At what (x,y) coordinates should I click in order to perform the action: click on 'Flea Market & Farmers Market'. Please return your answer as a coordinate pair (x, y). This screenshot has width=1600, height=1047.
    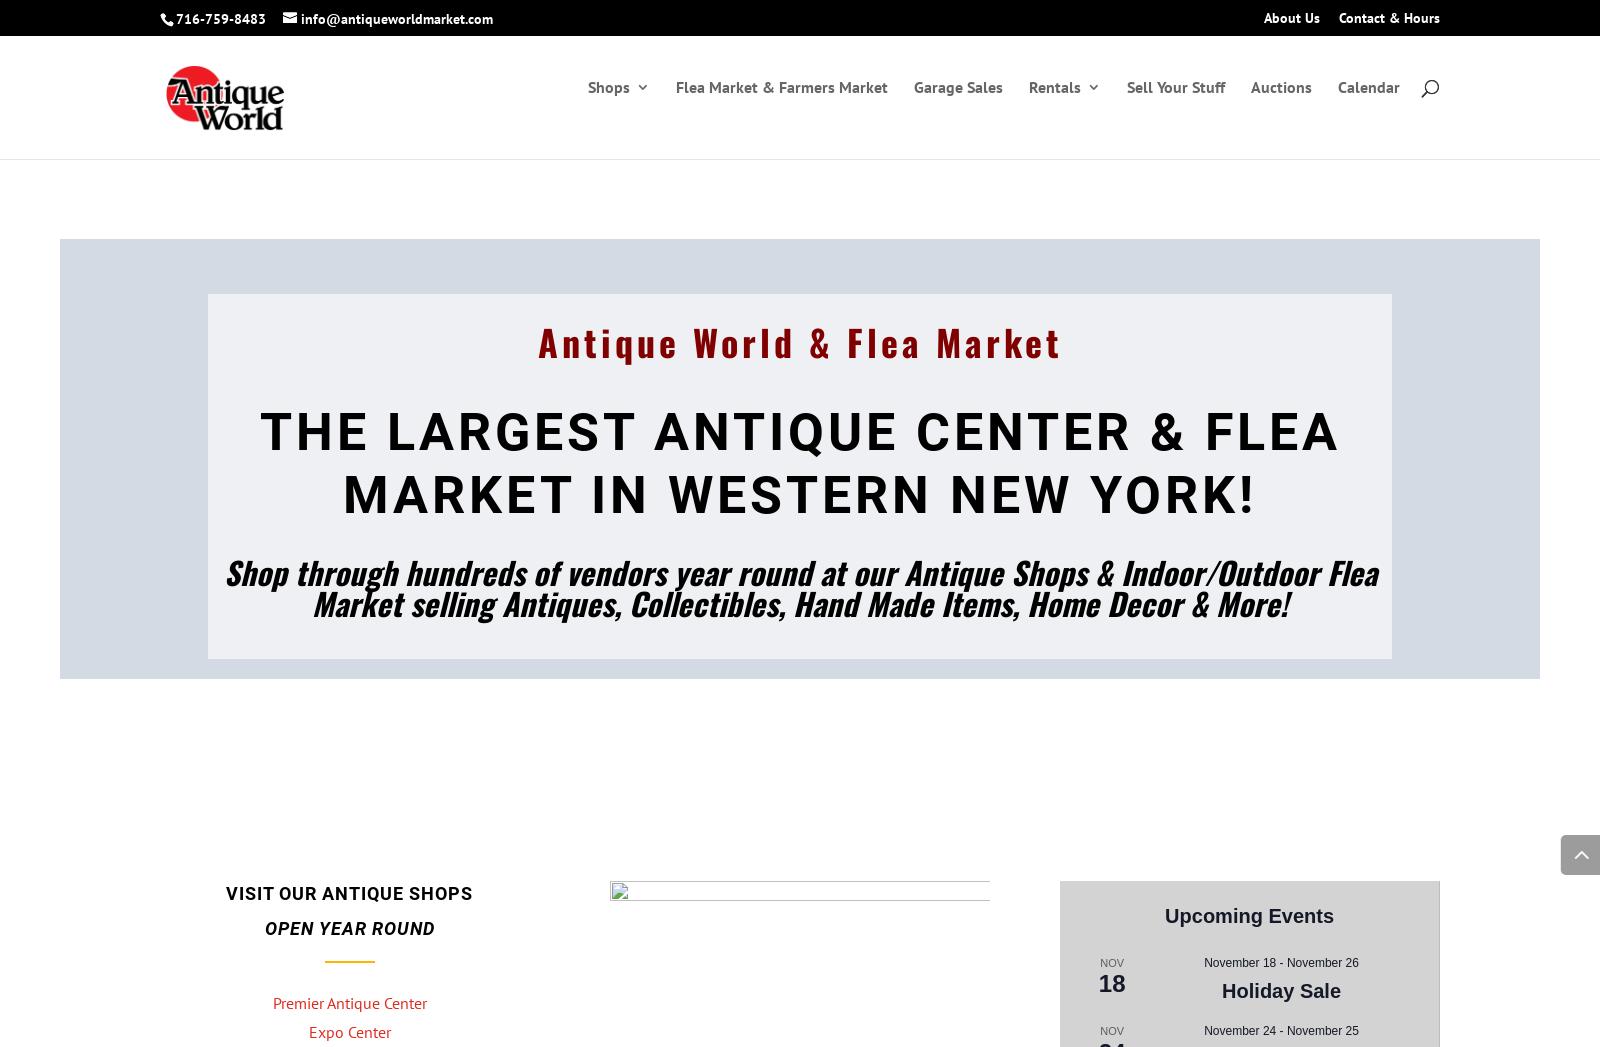
    Looking at the image, I should click on (782, 107).